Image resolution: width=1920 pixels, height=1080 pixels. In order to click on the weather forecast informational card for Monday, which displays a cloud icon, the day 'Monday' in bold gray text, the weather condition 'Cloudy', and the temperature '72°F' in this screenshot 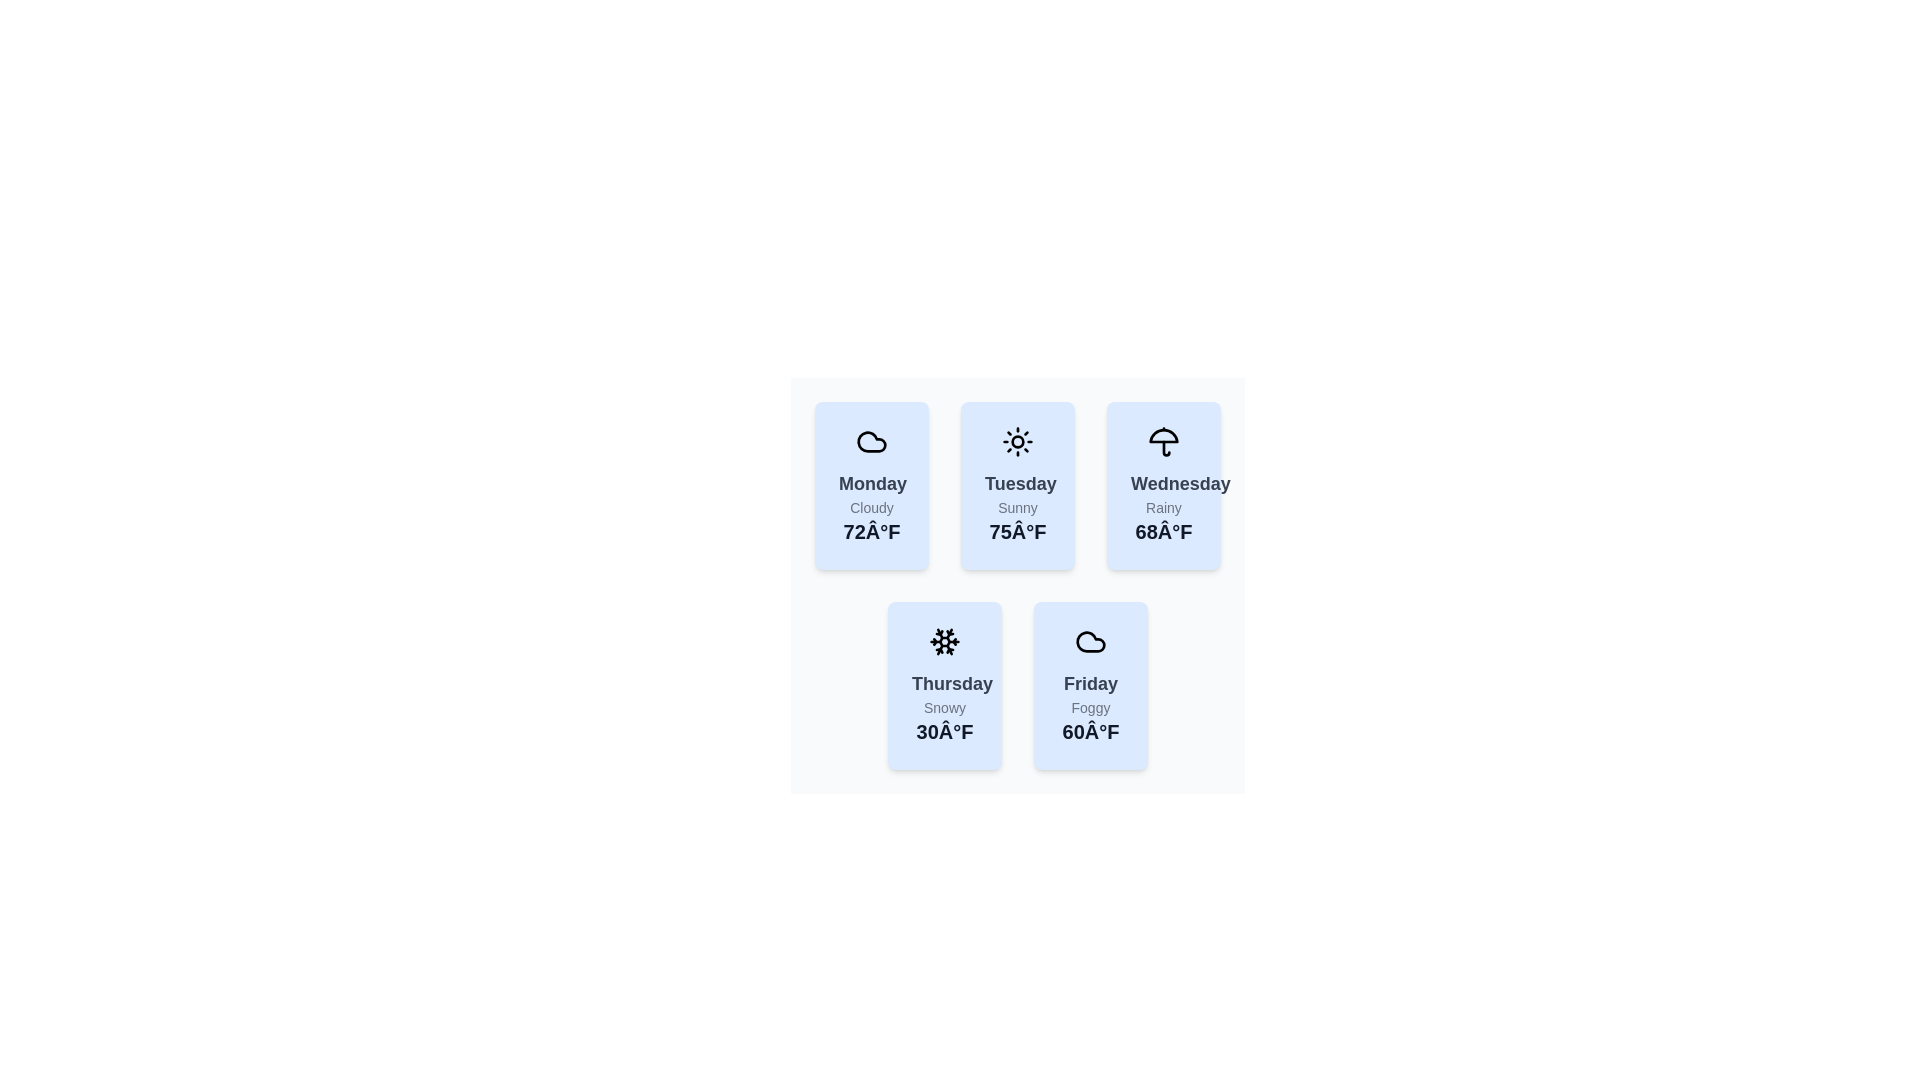, I will do `click(872, 486)`.